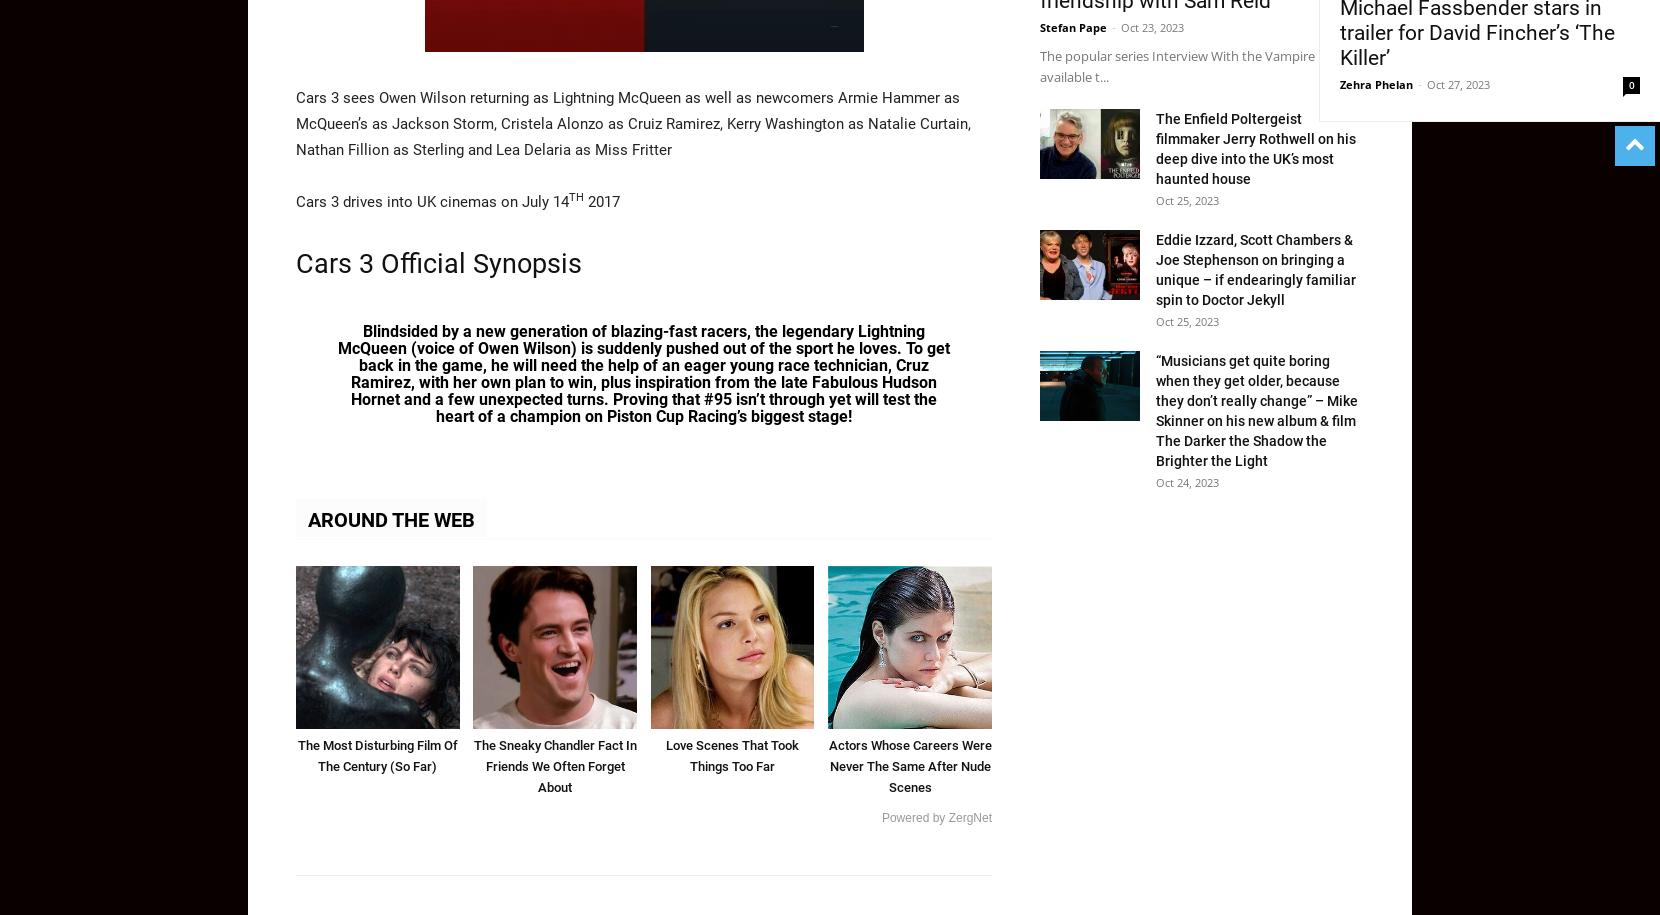  I want to click on 'Cars 3 Official Synopsis', so click(294, 262).